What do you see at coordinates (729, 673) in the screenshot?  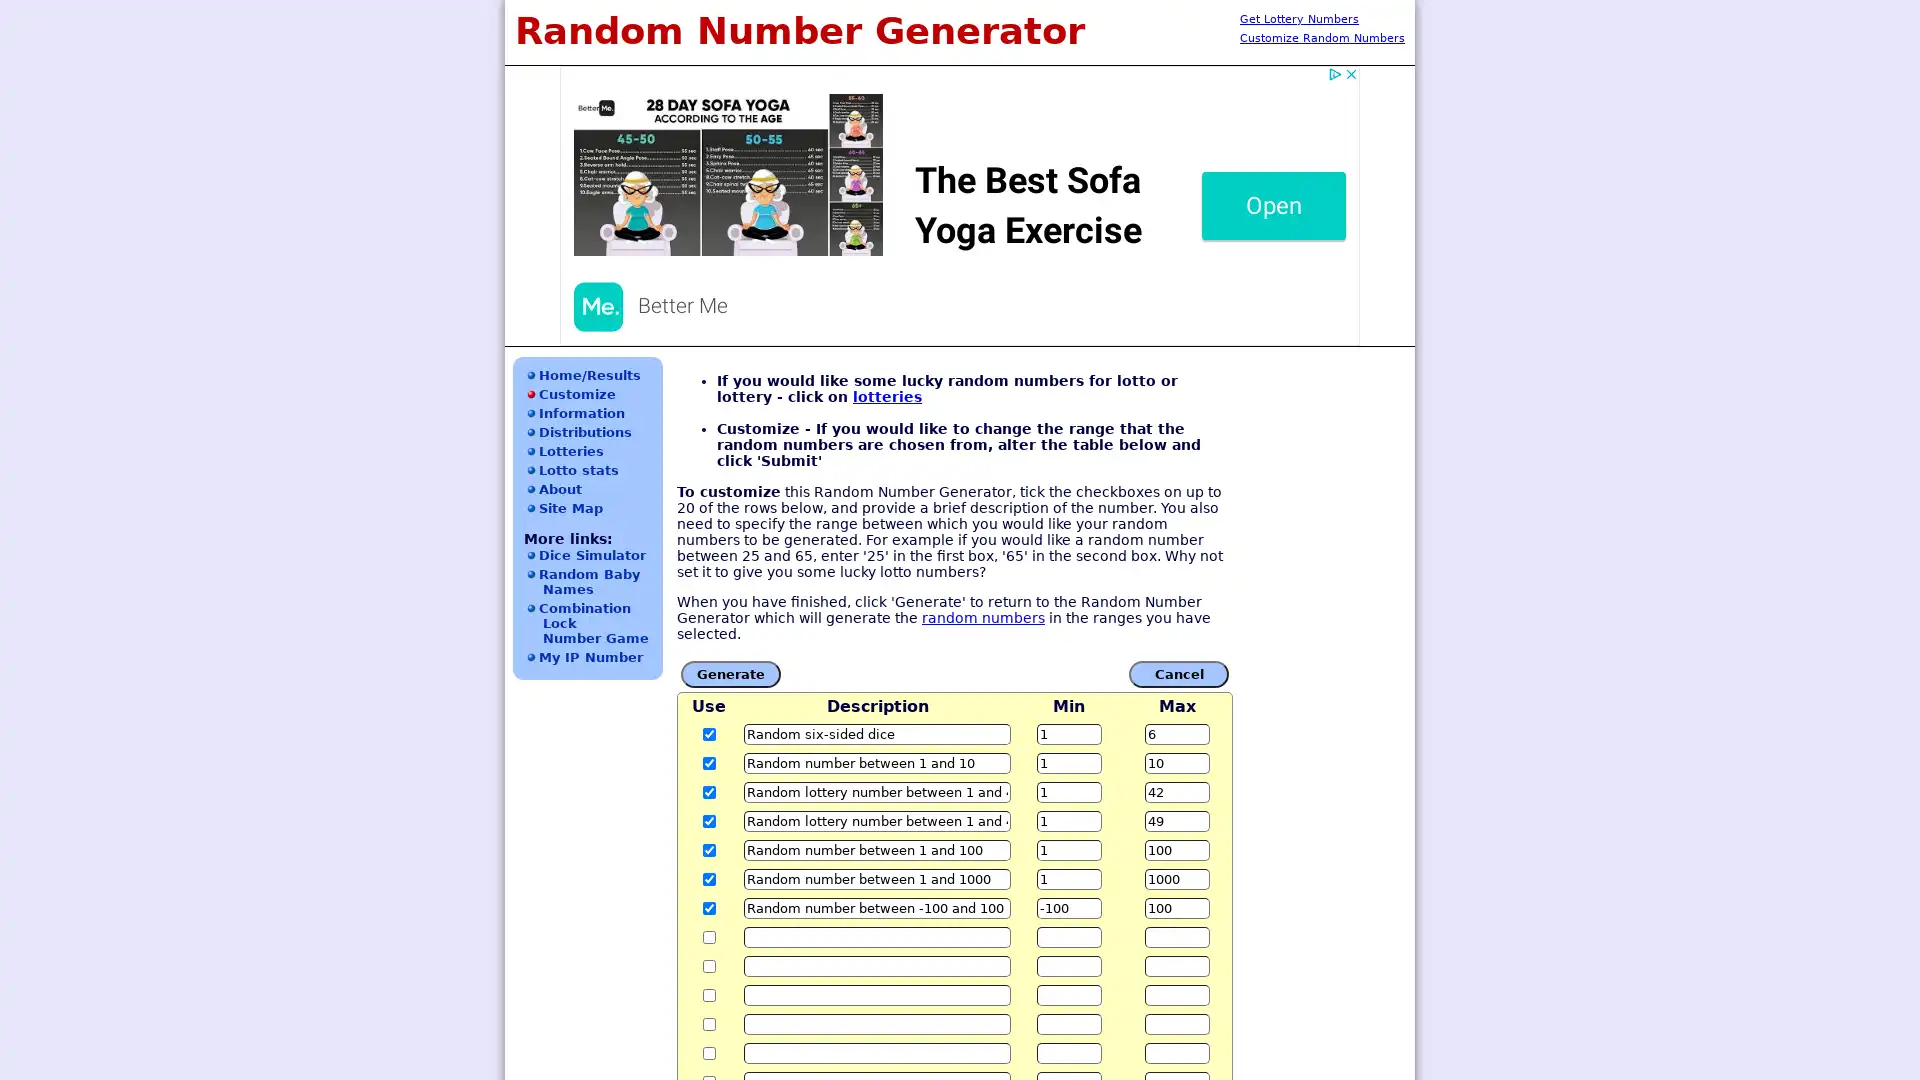 I see `Generate` at bounding box center [729, 673].